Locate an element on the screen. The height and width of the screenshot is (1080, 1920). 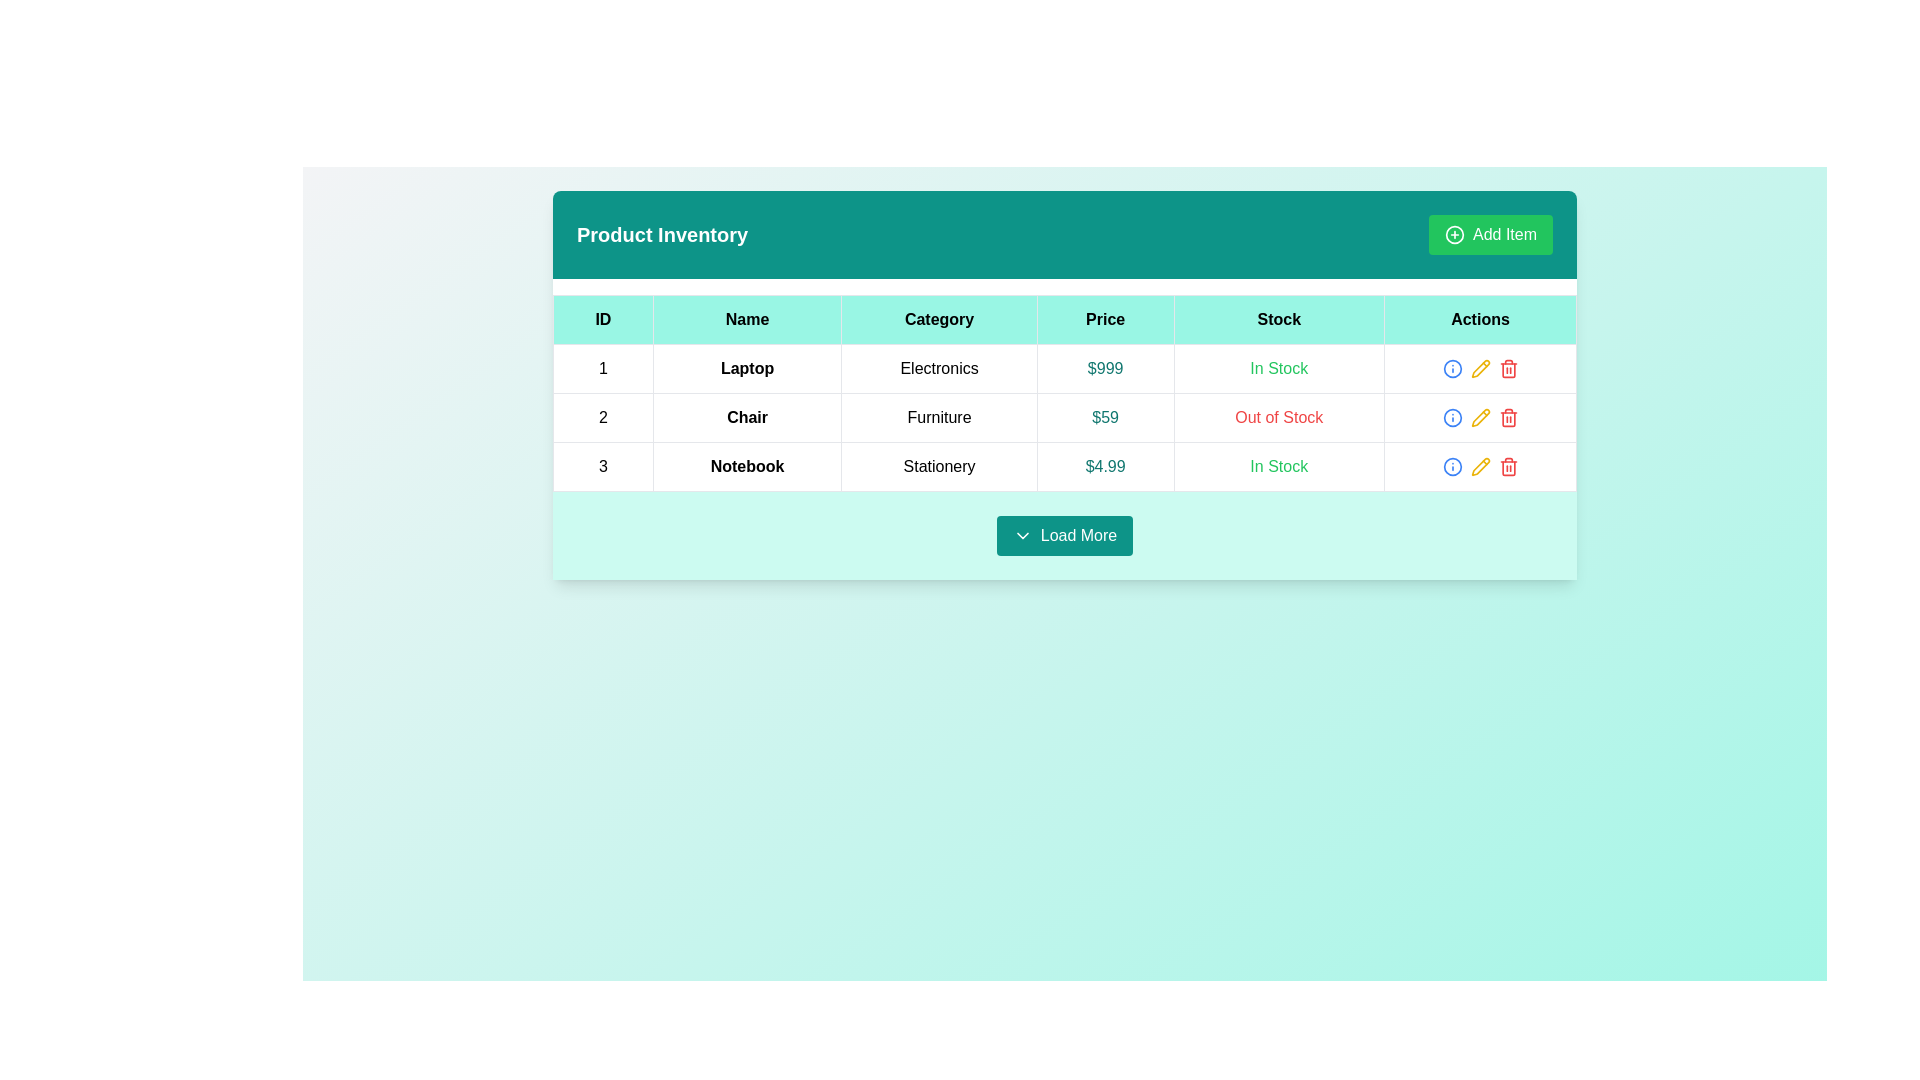
the static text element displaying the numeral '2' in the first cell of the second row under the 'ID' column in the data table is located at coordinates (602, 416).